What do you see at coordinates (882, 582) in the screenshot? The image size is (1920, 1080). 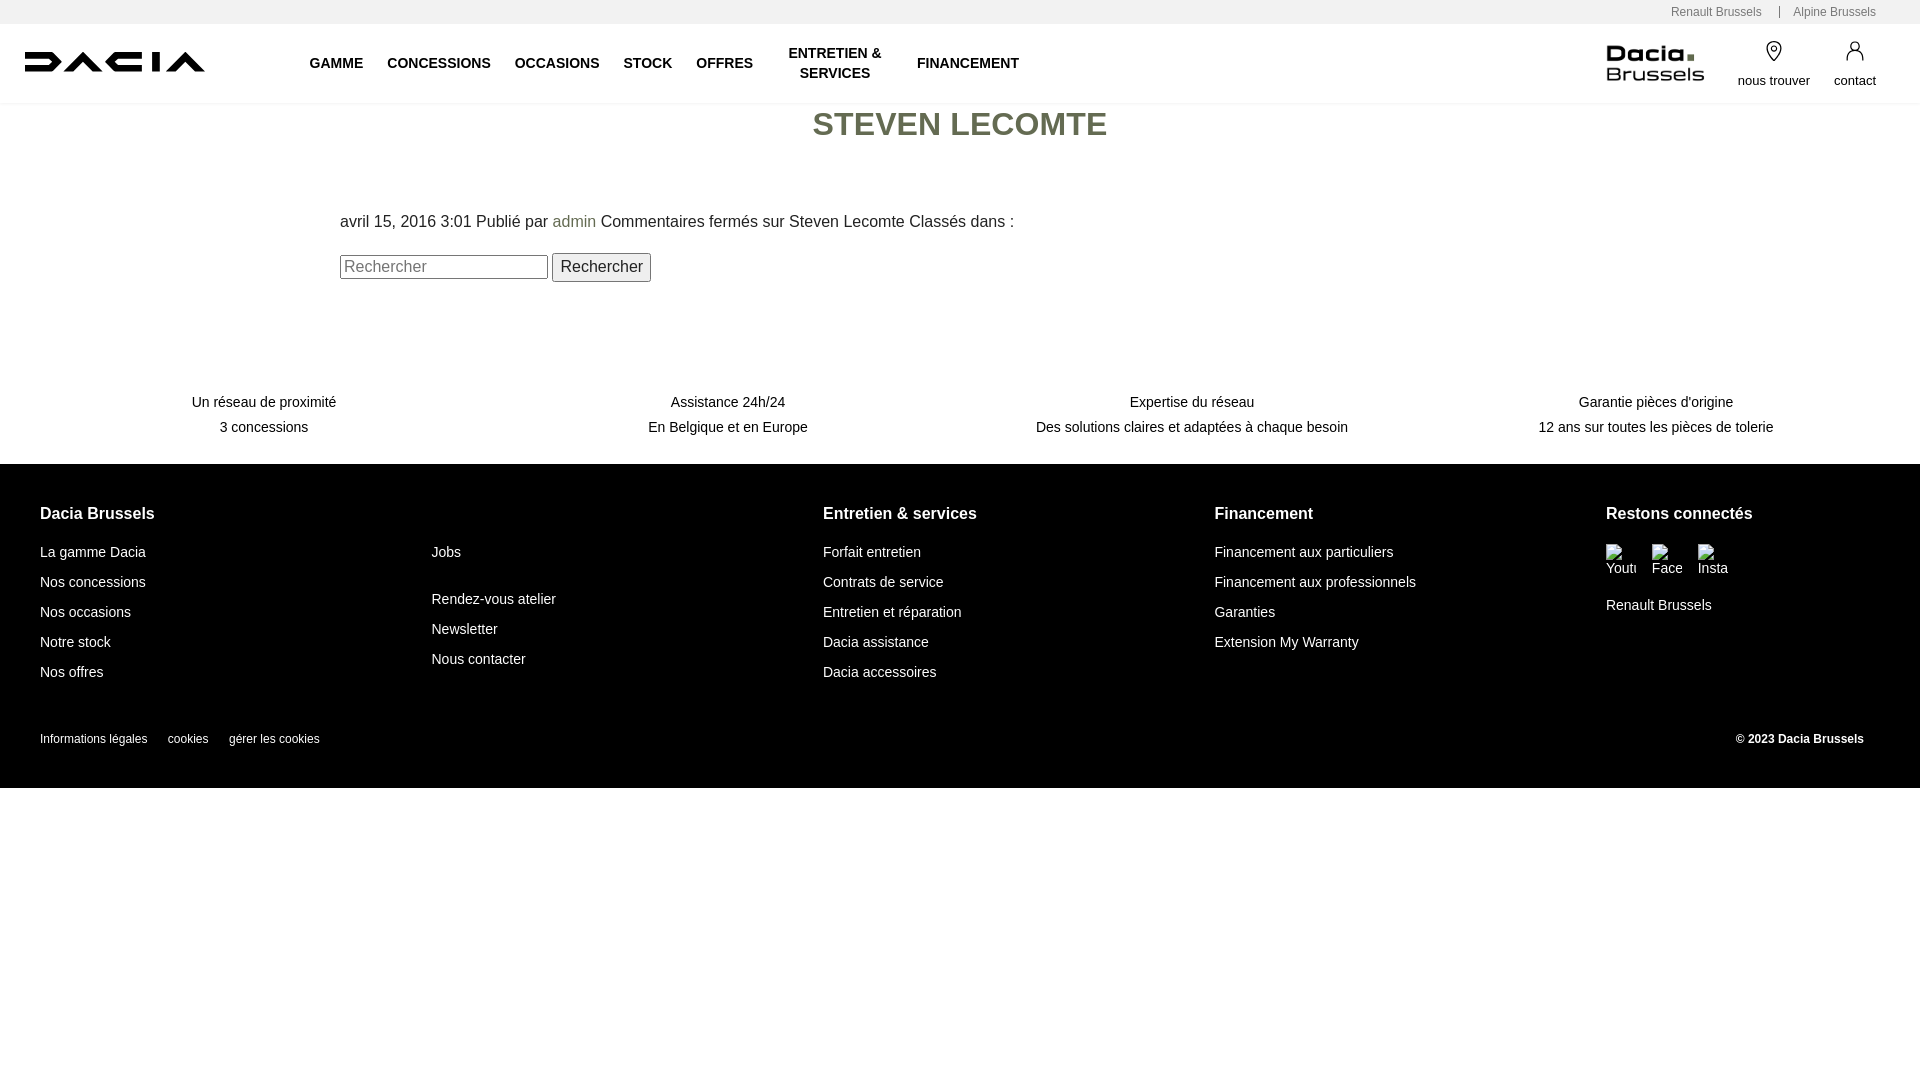 I see `'Contrats de service'` at bounding box center [882, 582].